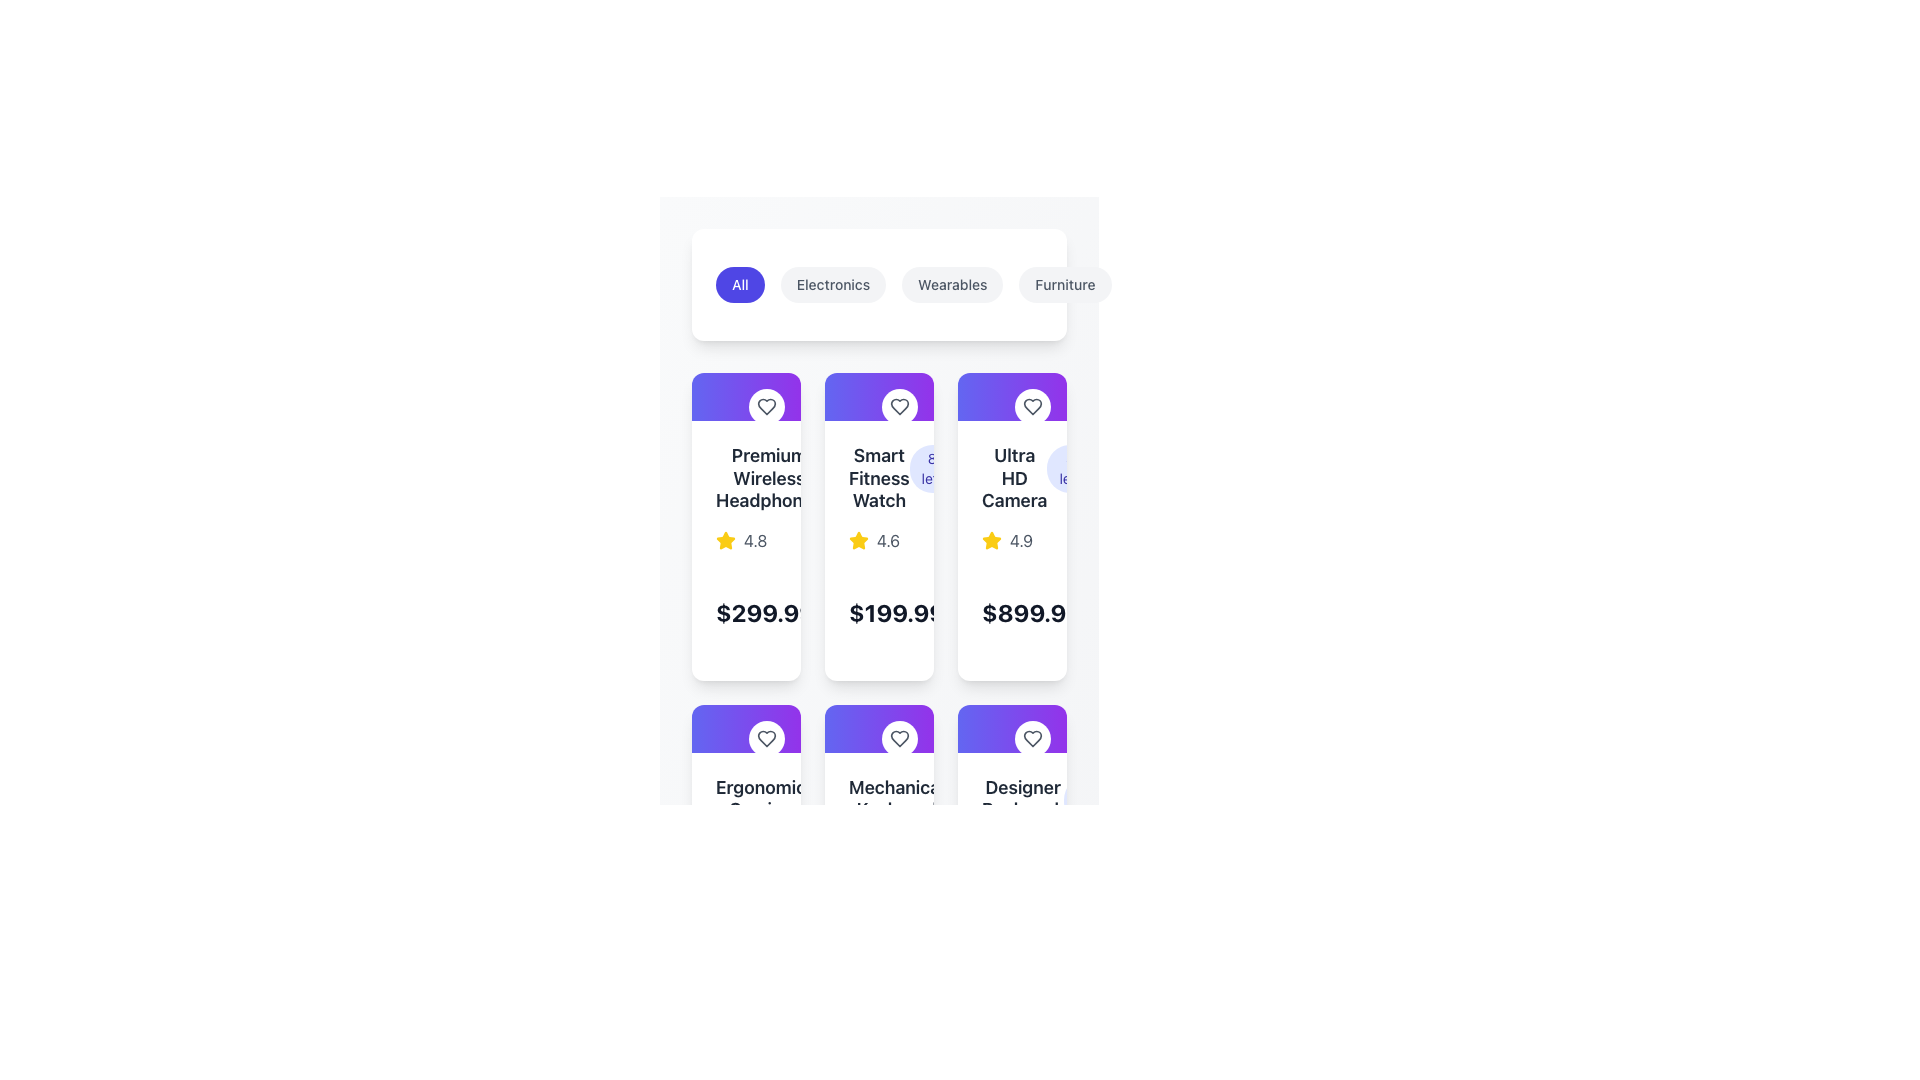 This screenshot has height=1080, width=1920. What do you see at coordinates (1032, 406) in the screenshot?
I see `the second icon from the left in the top section of the UI, which functions as a 'favorite' or 'like' button, to favorite the item associated with 'Smart Fitness Watch'` at bounding box center [1032, 406].